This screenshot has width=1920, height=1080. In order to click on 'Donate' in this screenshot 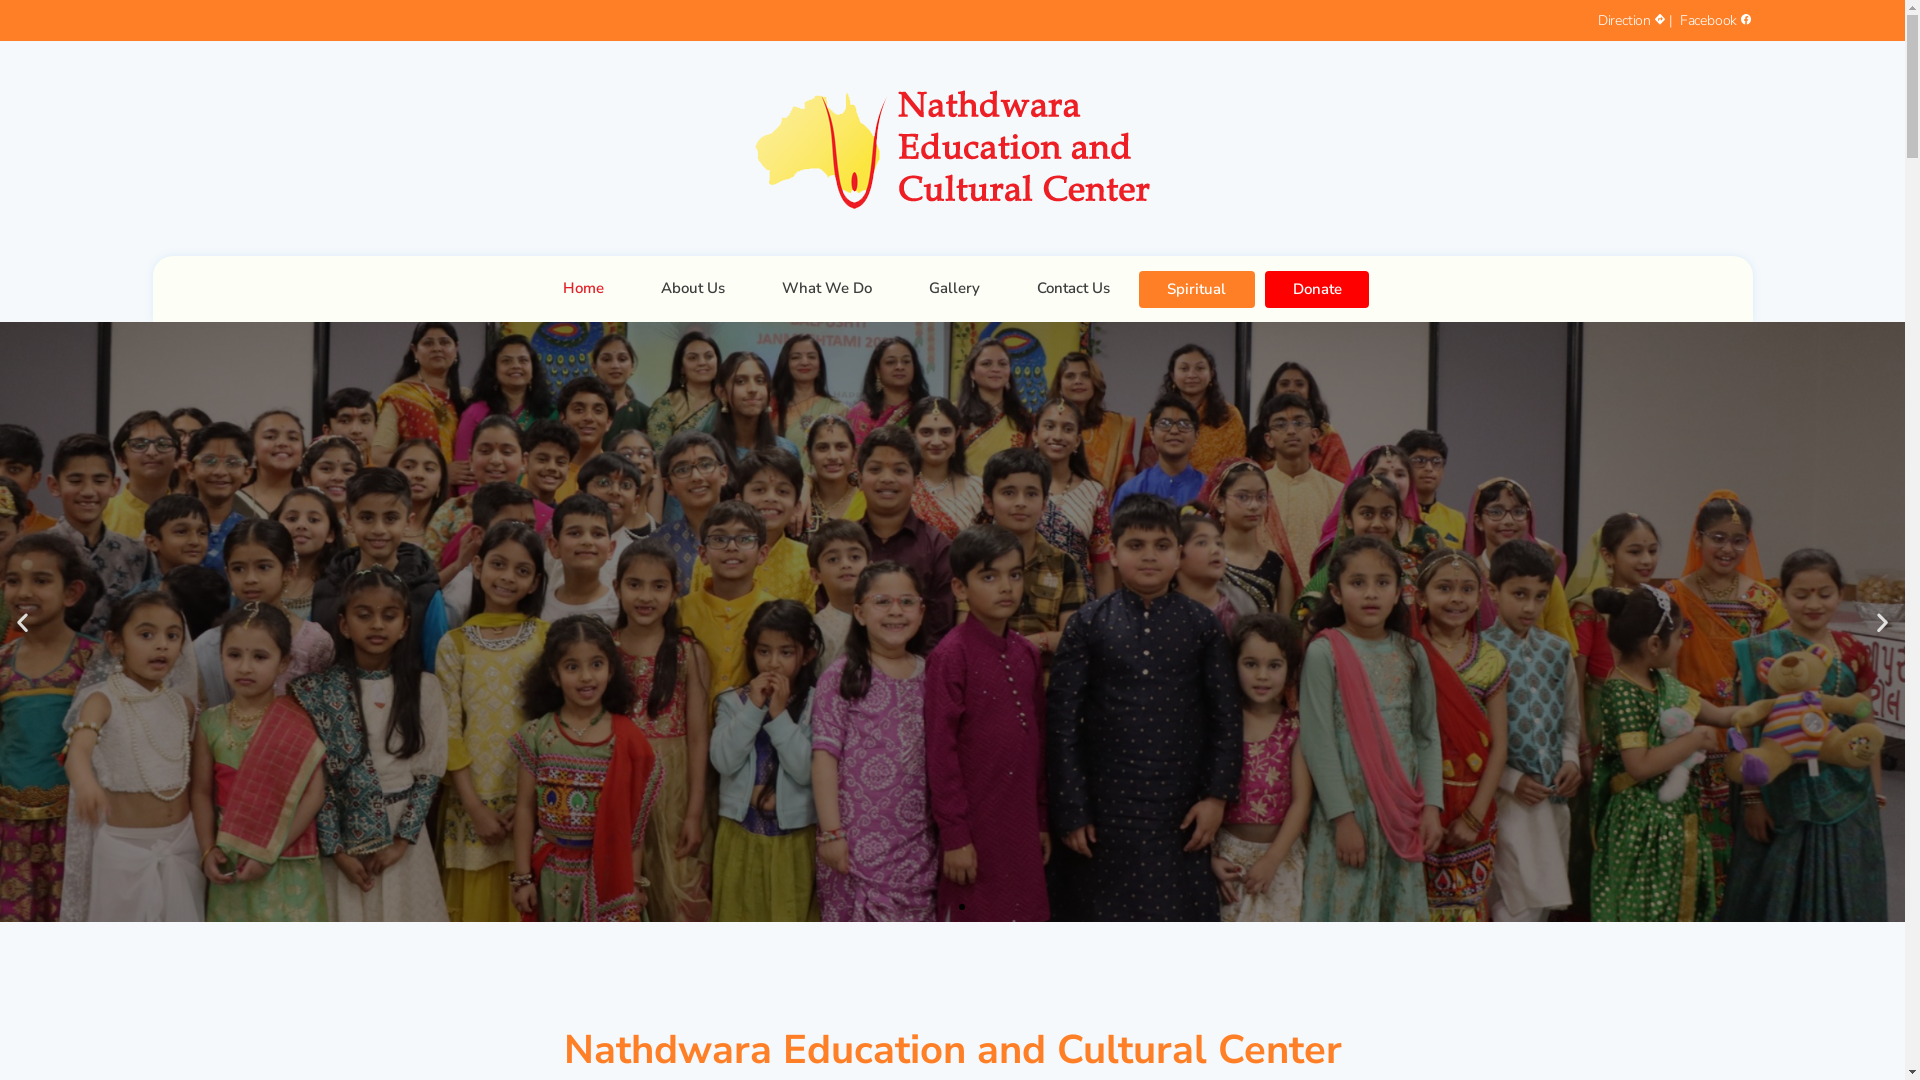, I will do `click(1317, 289)`.